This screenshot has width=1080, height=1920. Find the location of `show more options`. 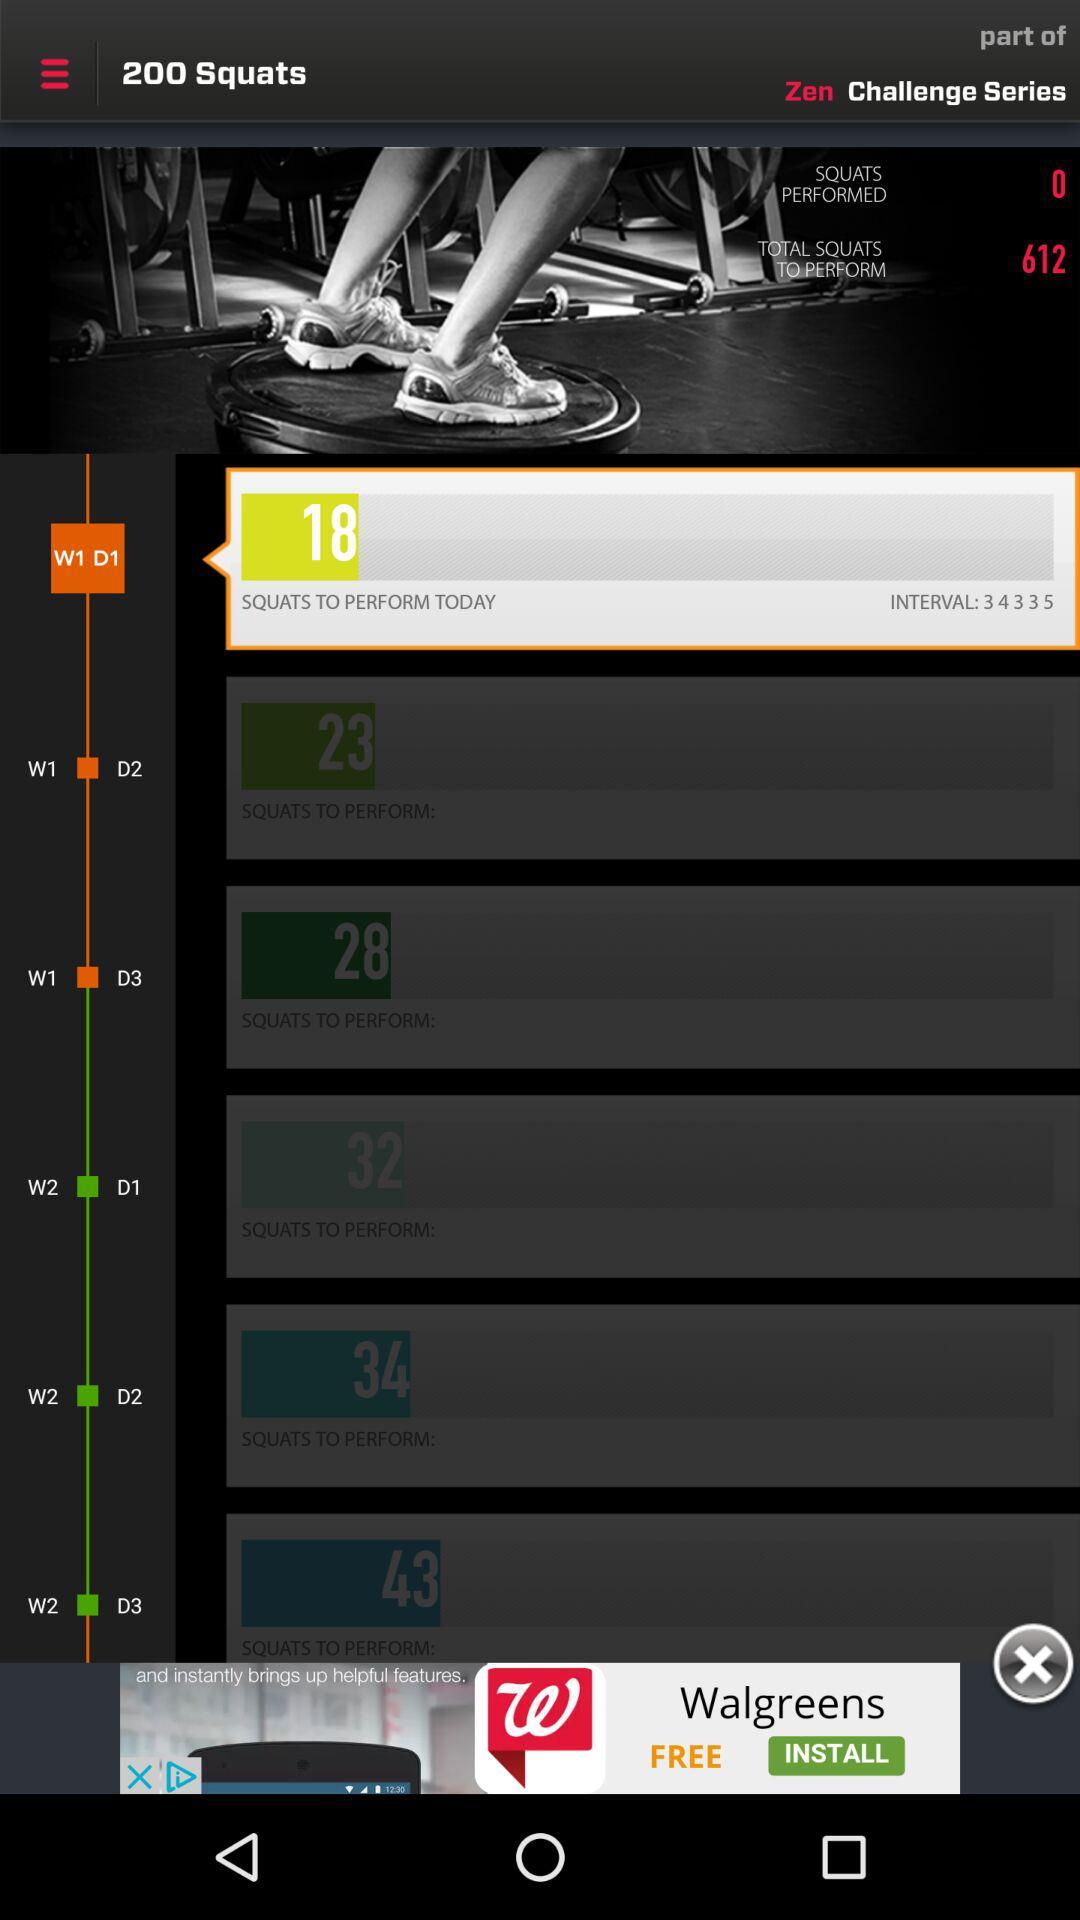

show more options is located at coordinates (53, 73).